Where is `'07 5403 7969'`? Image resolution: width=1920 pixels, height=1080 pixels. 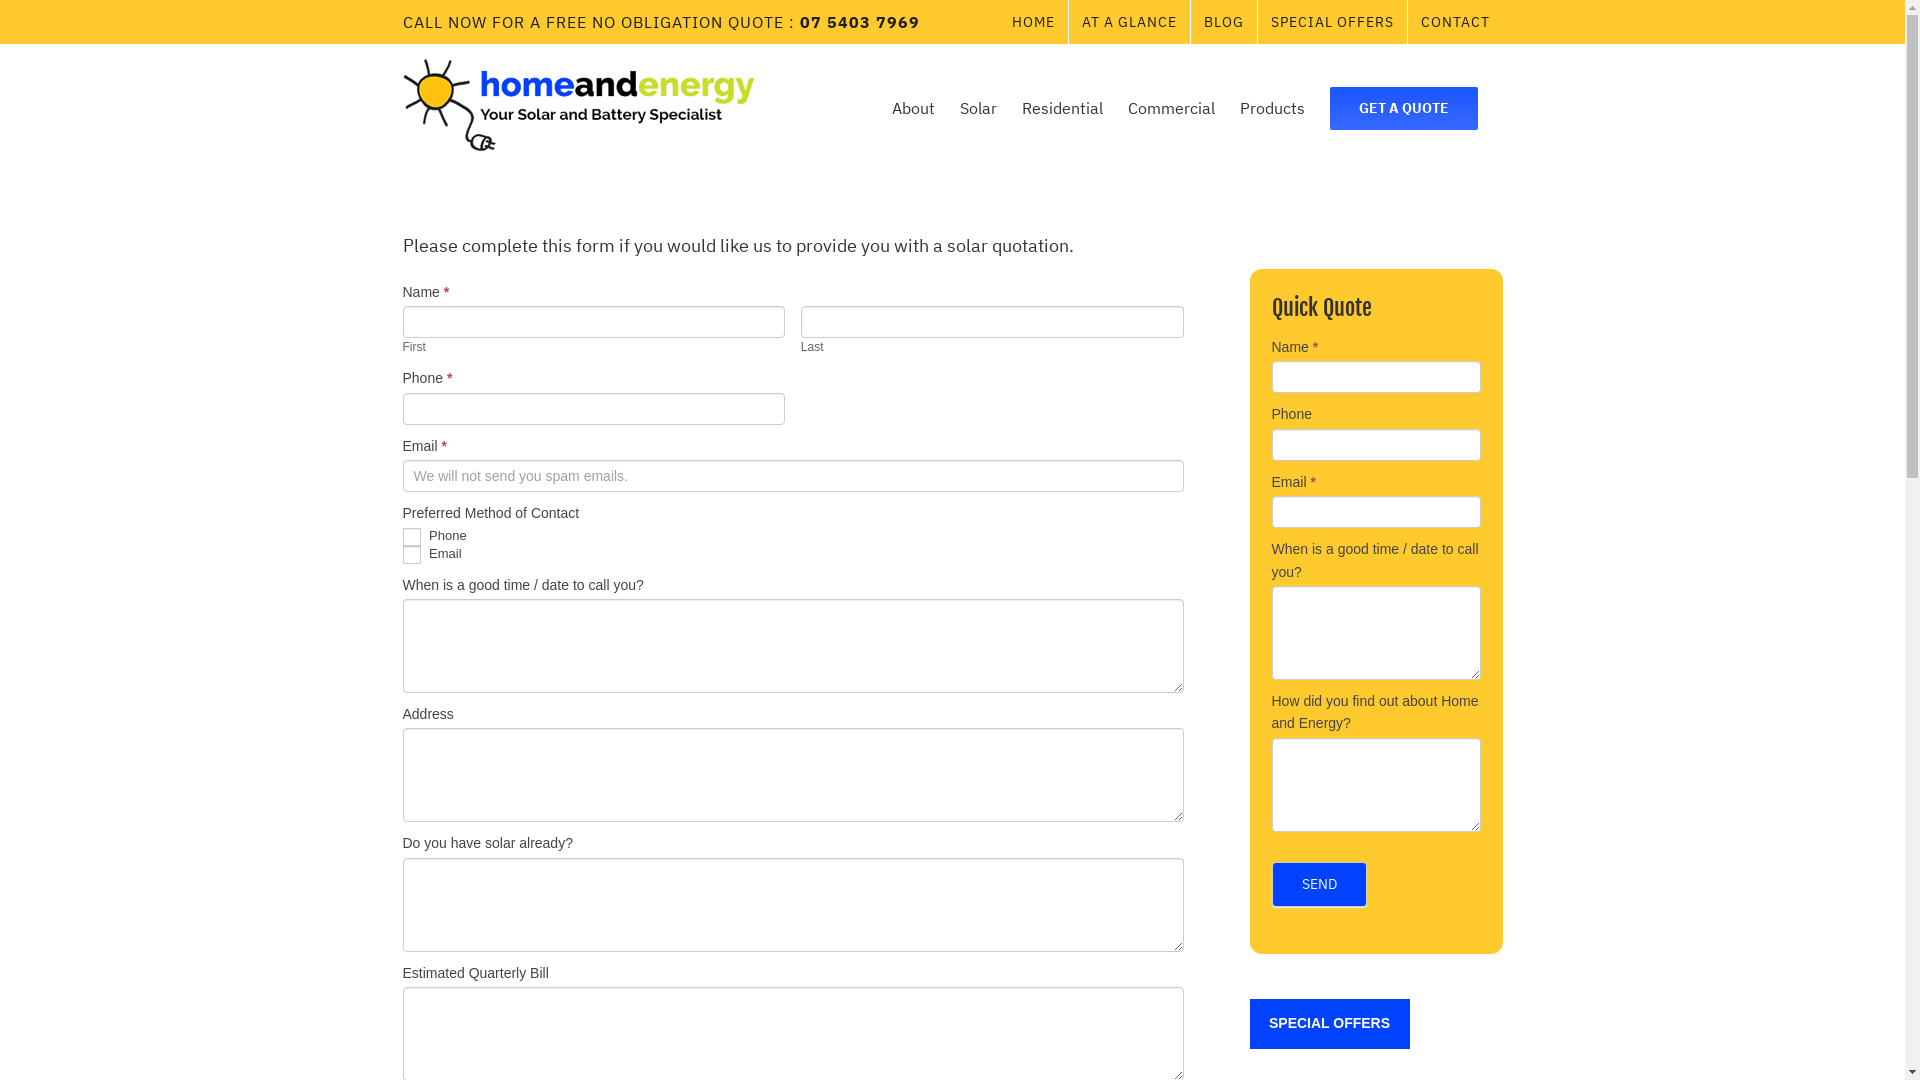 '07 5403 7969' is located at coordinates (800, 22).